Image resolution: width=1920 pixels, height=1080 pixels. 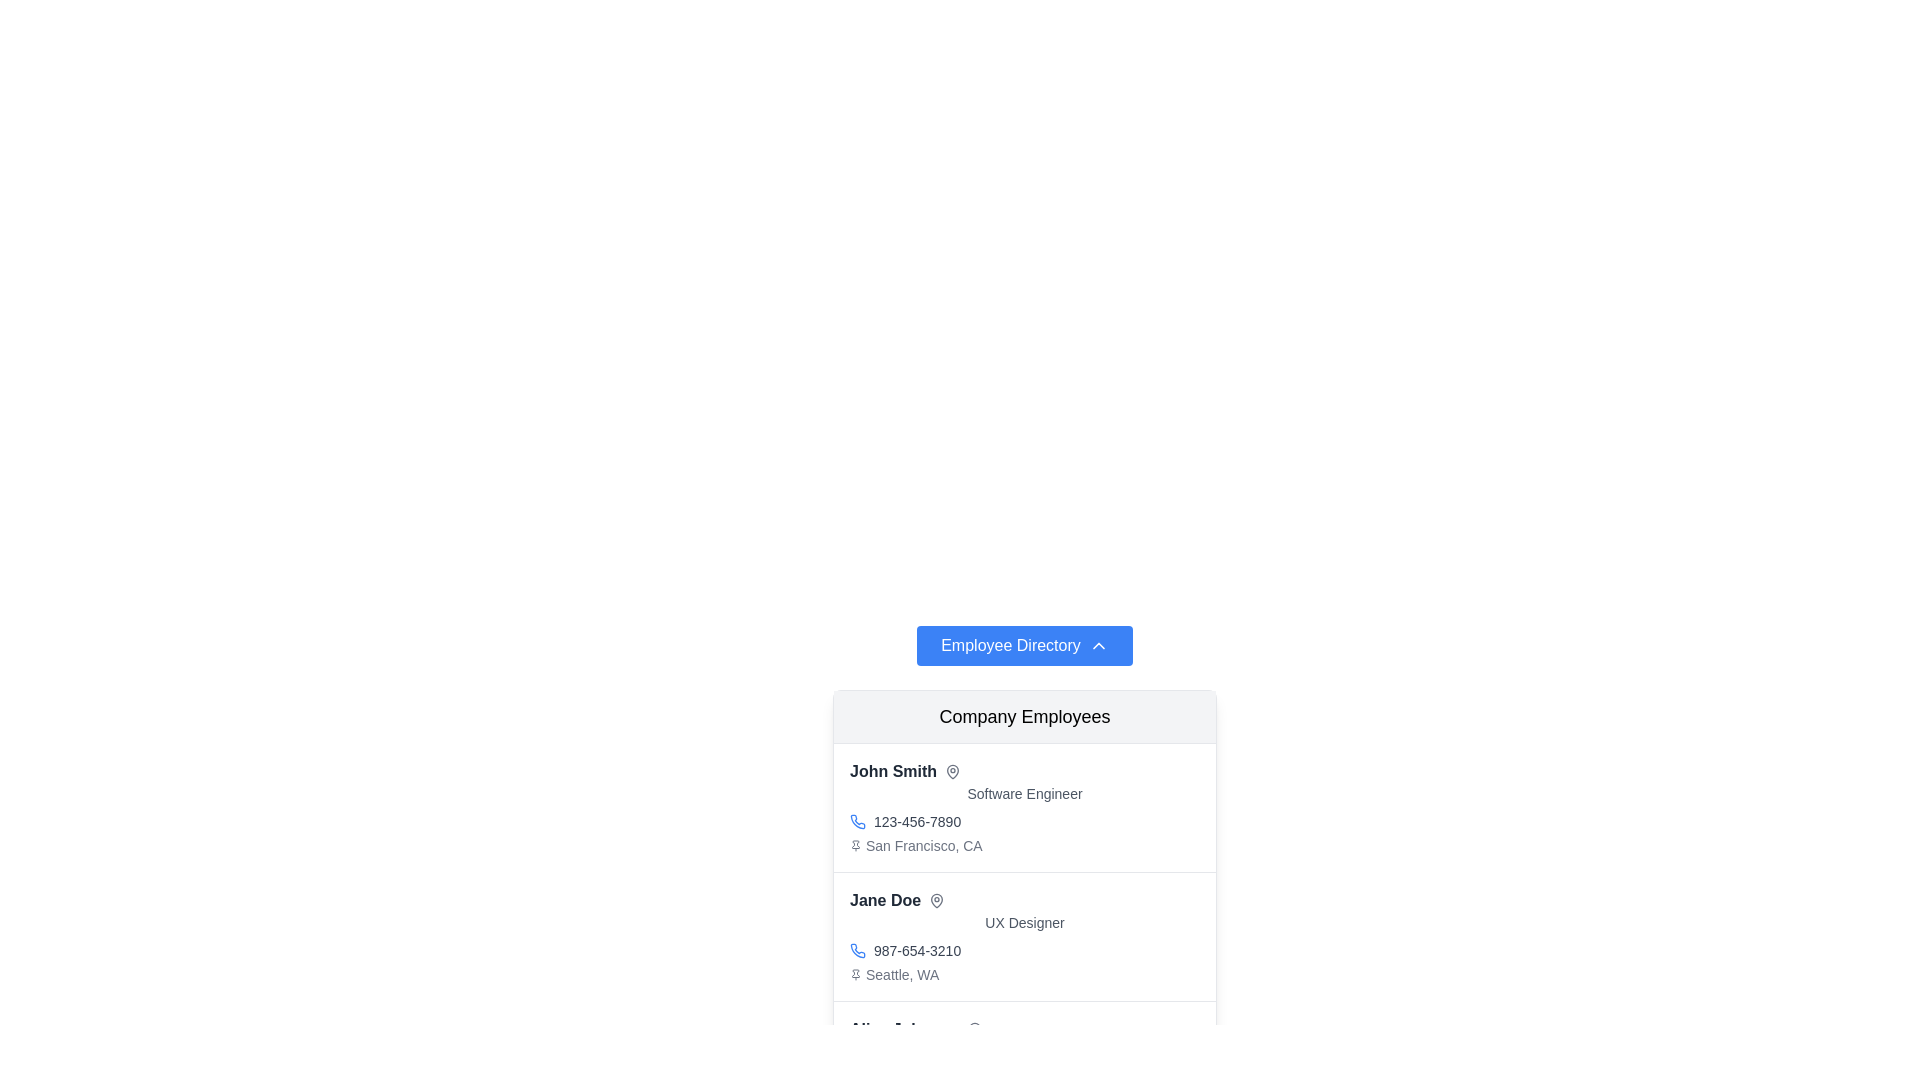 What do you see at coordinates (1025, 974) in the screenshot?
I see `the location information` at bounding box center [1025, 974].